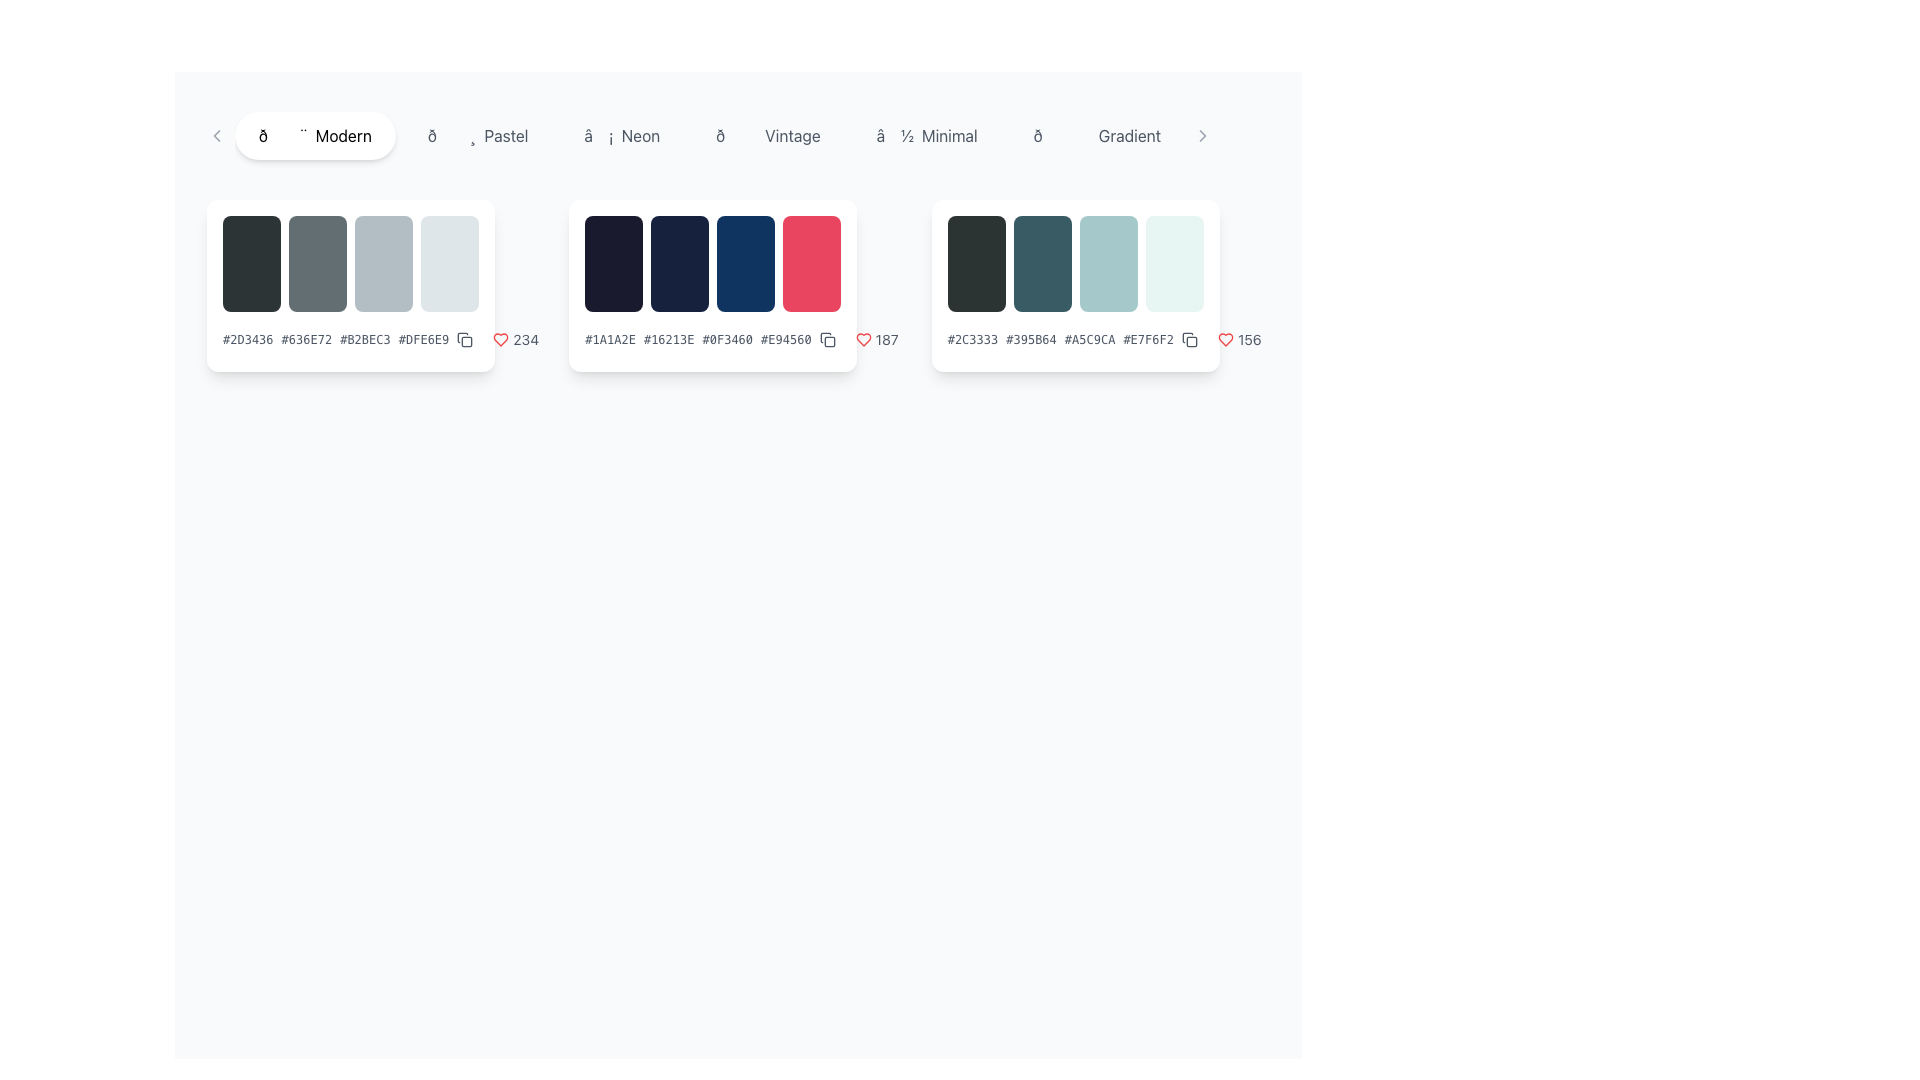  I want to click on displayed number from the text label that serves as a counter for likes or favorites, located in the second card of a horizontally arranged set, immediately following a heart icon, so click(526, 338).